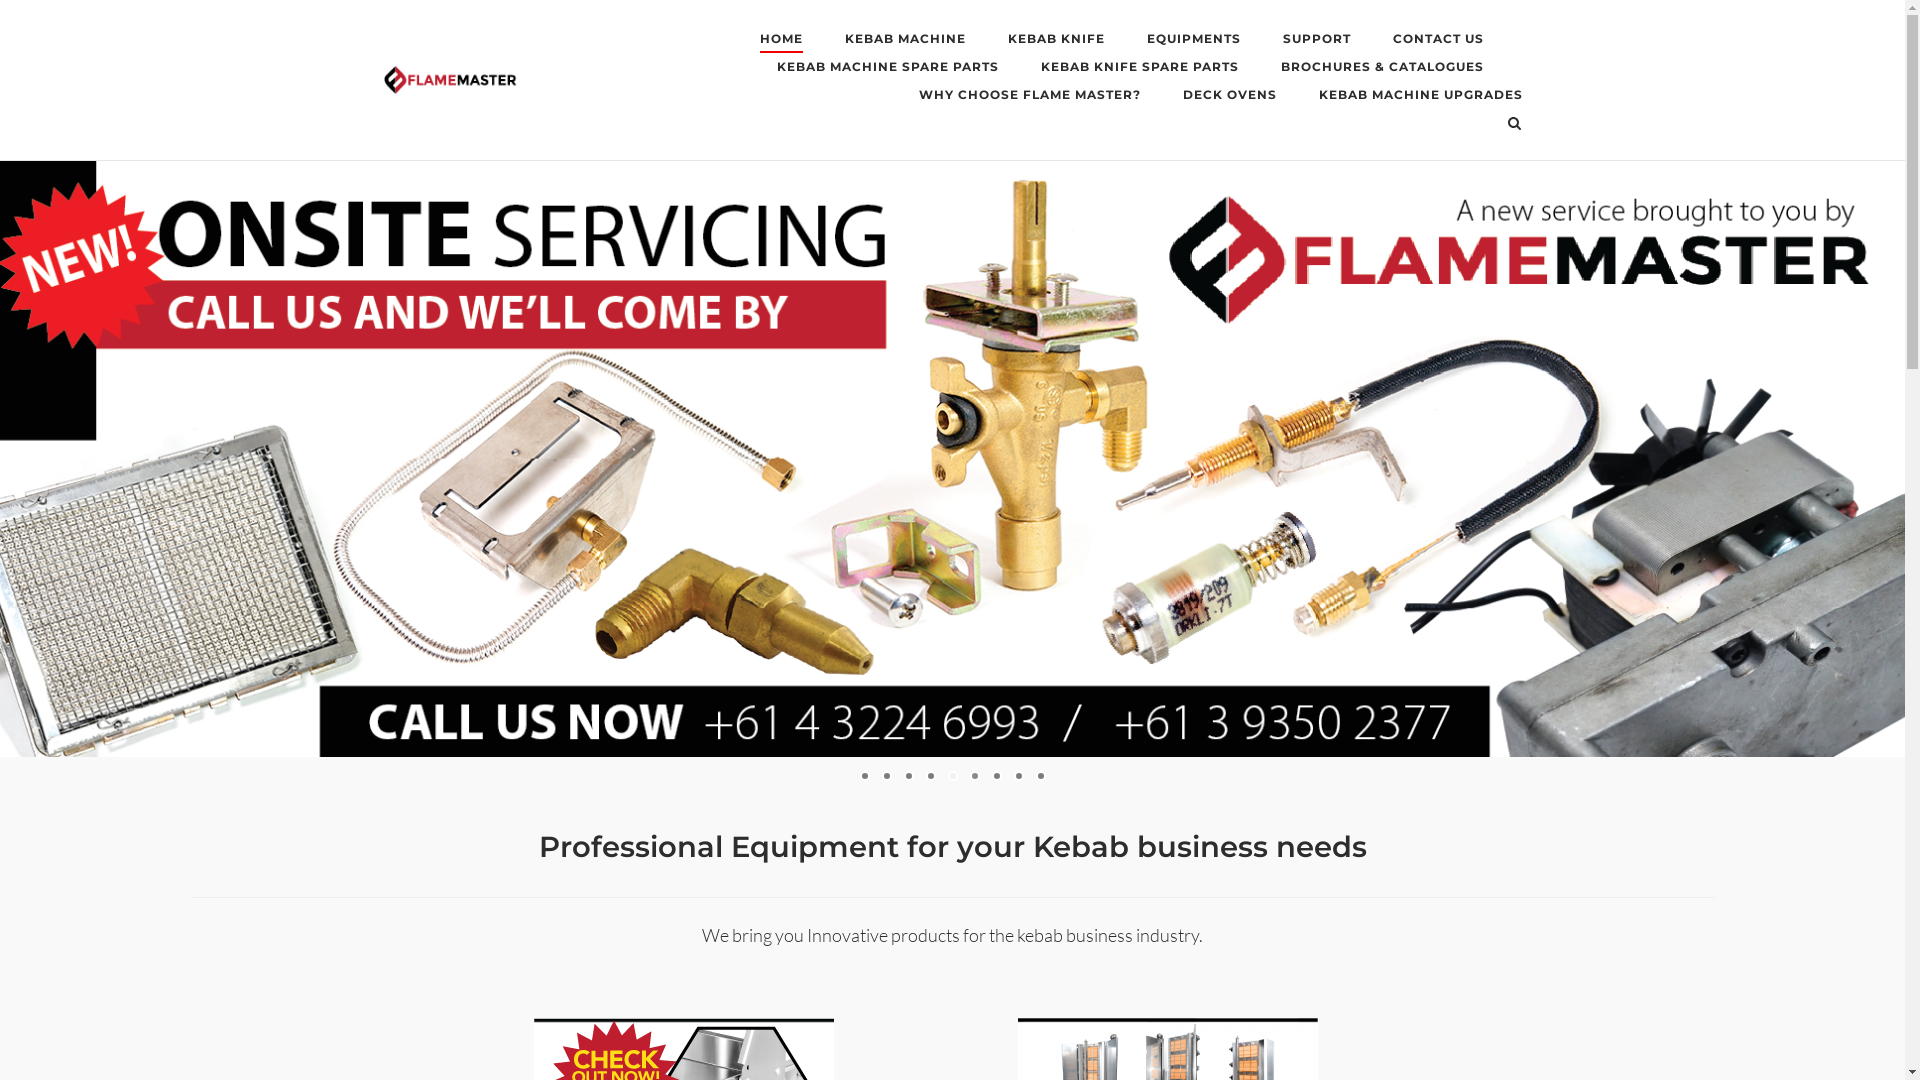 The image size is (1920, 1080). I want to click on 'EQUIPMENTS', so click(1193, 42).